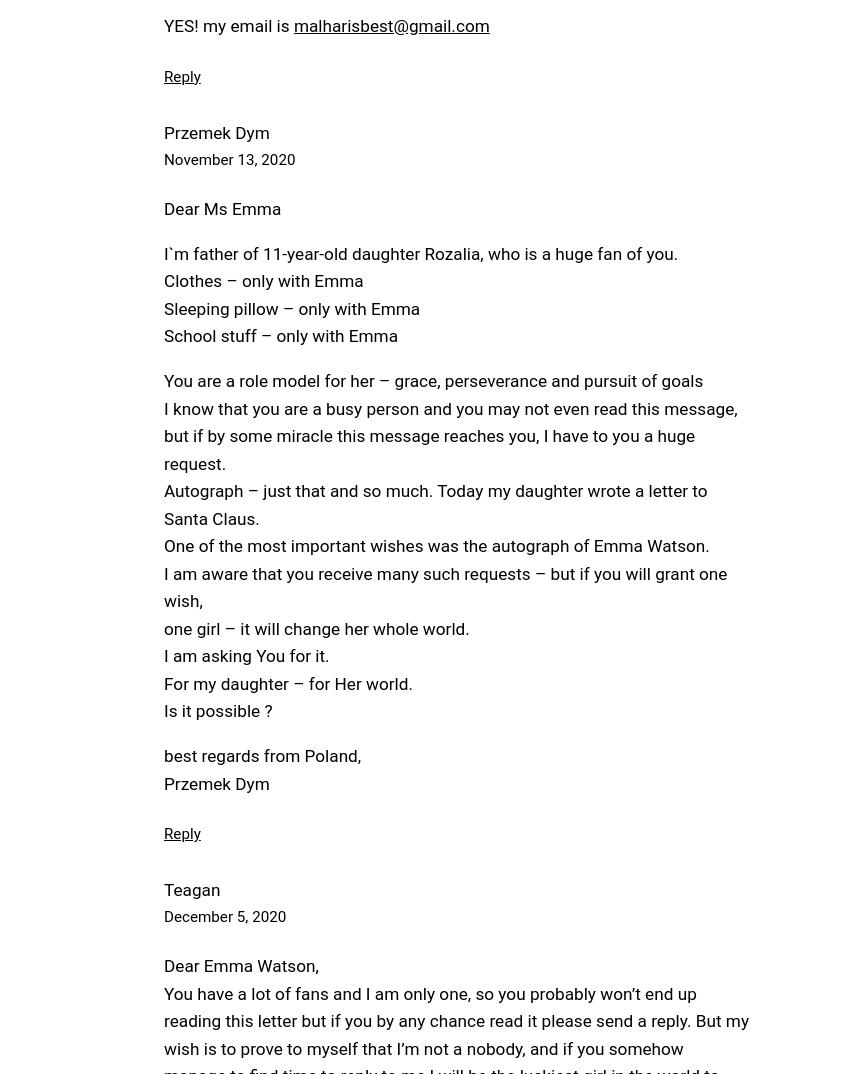 The image size is (850, 1074). What do you see at coordinates (163, 545) in the screenshot?
I see `'One of the most important wishes was the autograph of Emma Watson.'` at bounding box center [163, 545].